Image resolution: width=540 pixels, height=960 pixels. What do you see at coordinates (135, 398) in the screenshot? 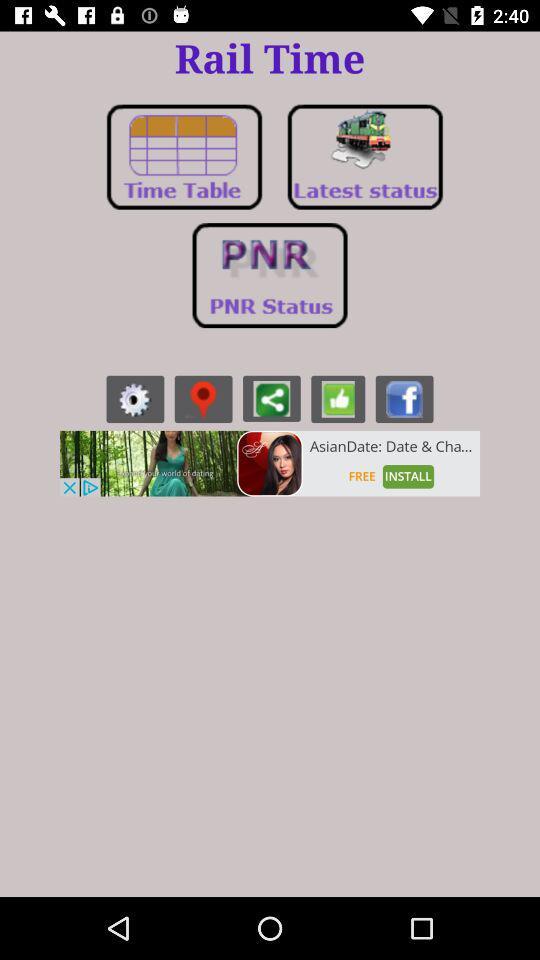
I see `the settings icon` at bounding box center [135, 398].